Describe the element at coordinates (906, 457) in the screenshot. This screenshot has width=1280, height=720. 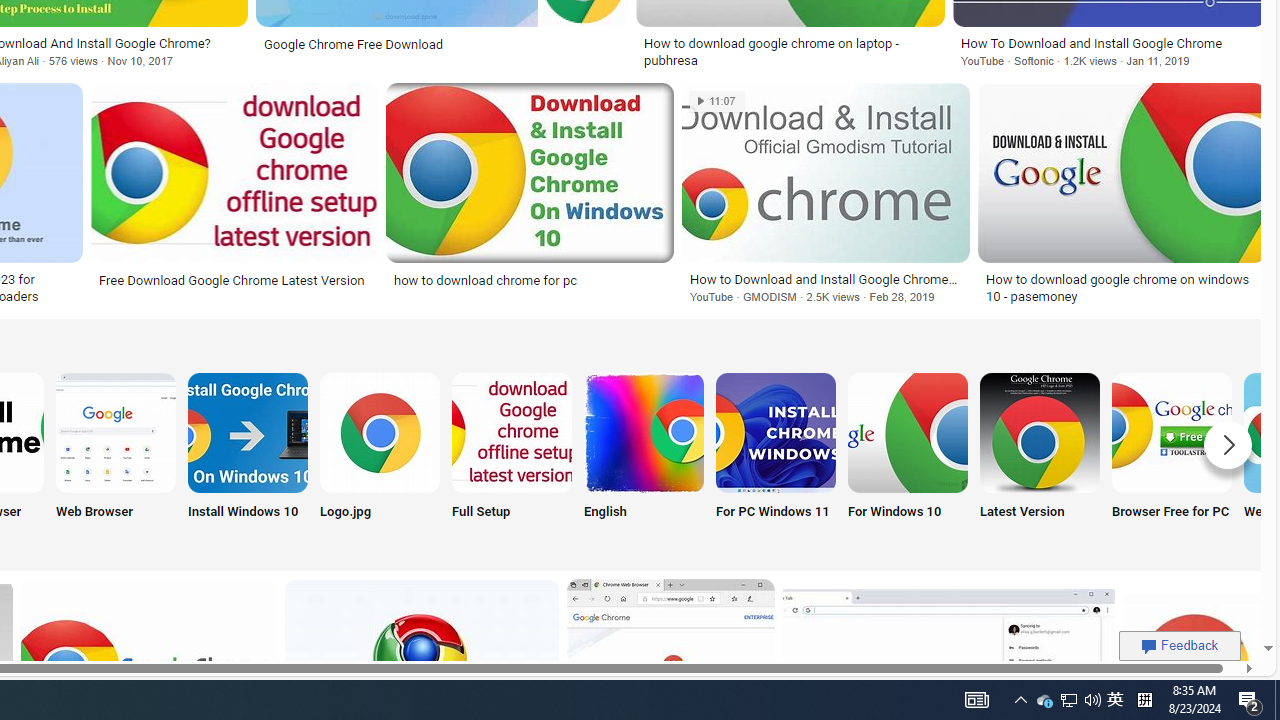
I see `'For Windows 10'` at that location.